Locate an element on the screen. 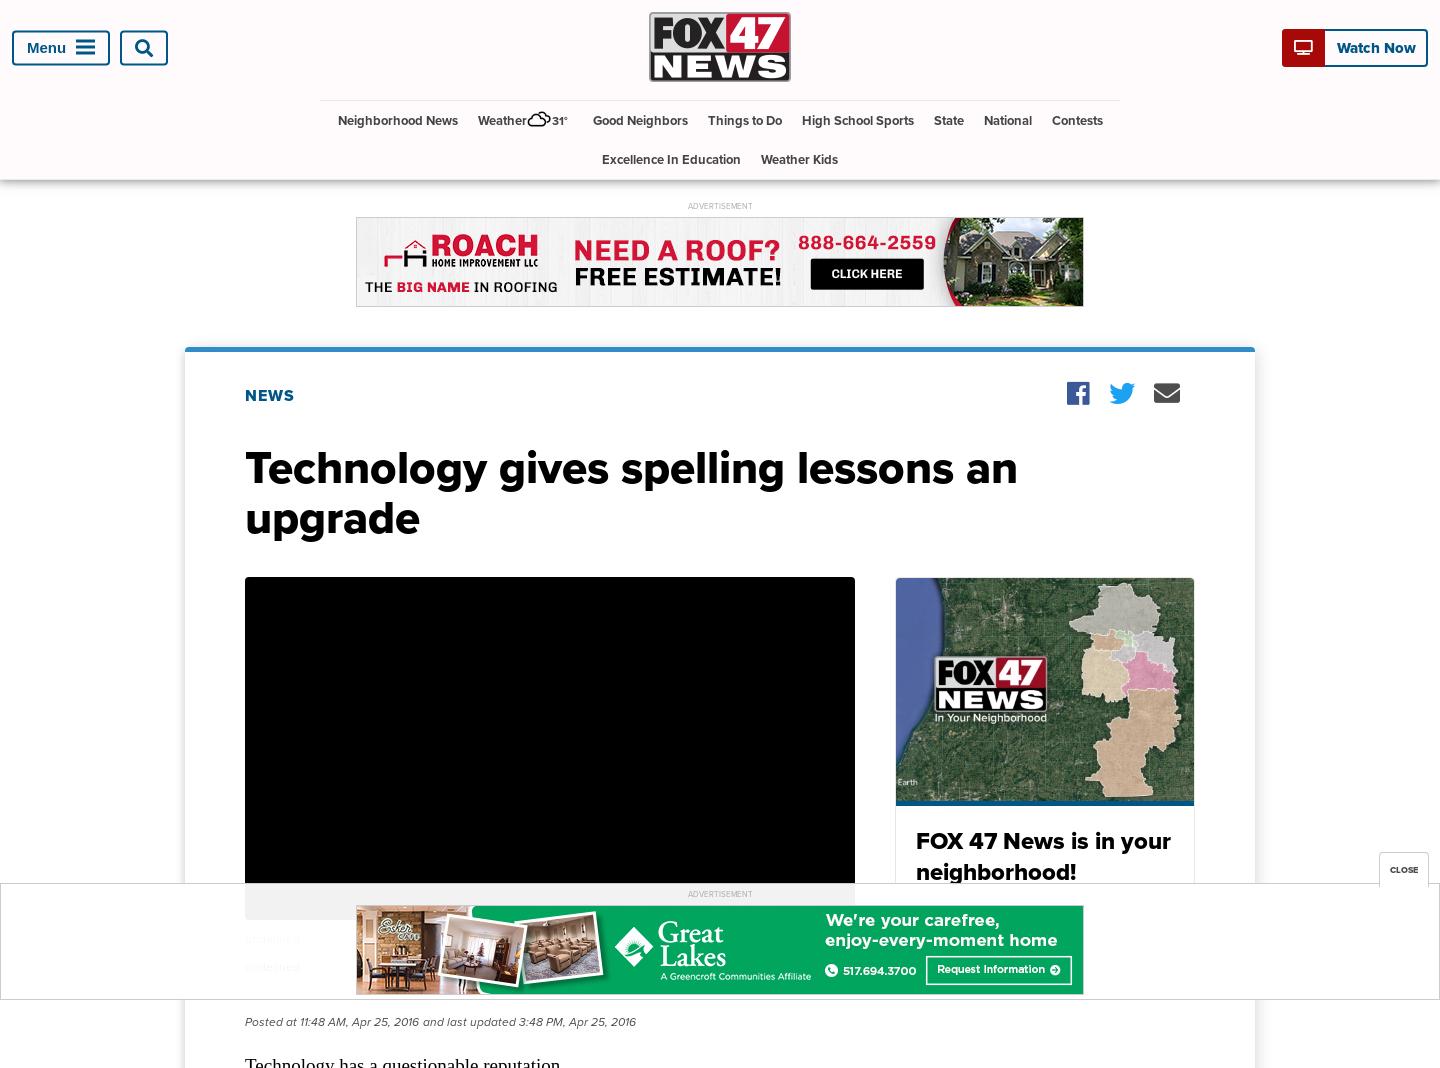 The width and height of the screenshot is (1440, 1068). 'State' is located at coordinates (947, 119).